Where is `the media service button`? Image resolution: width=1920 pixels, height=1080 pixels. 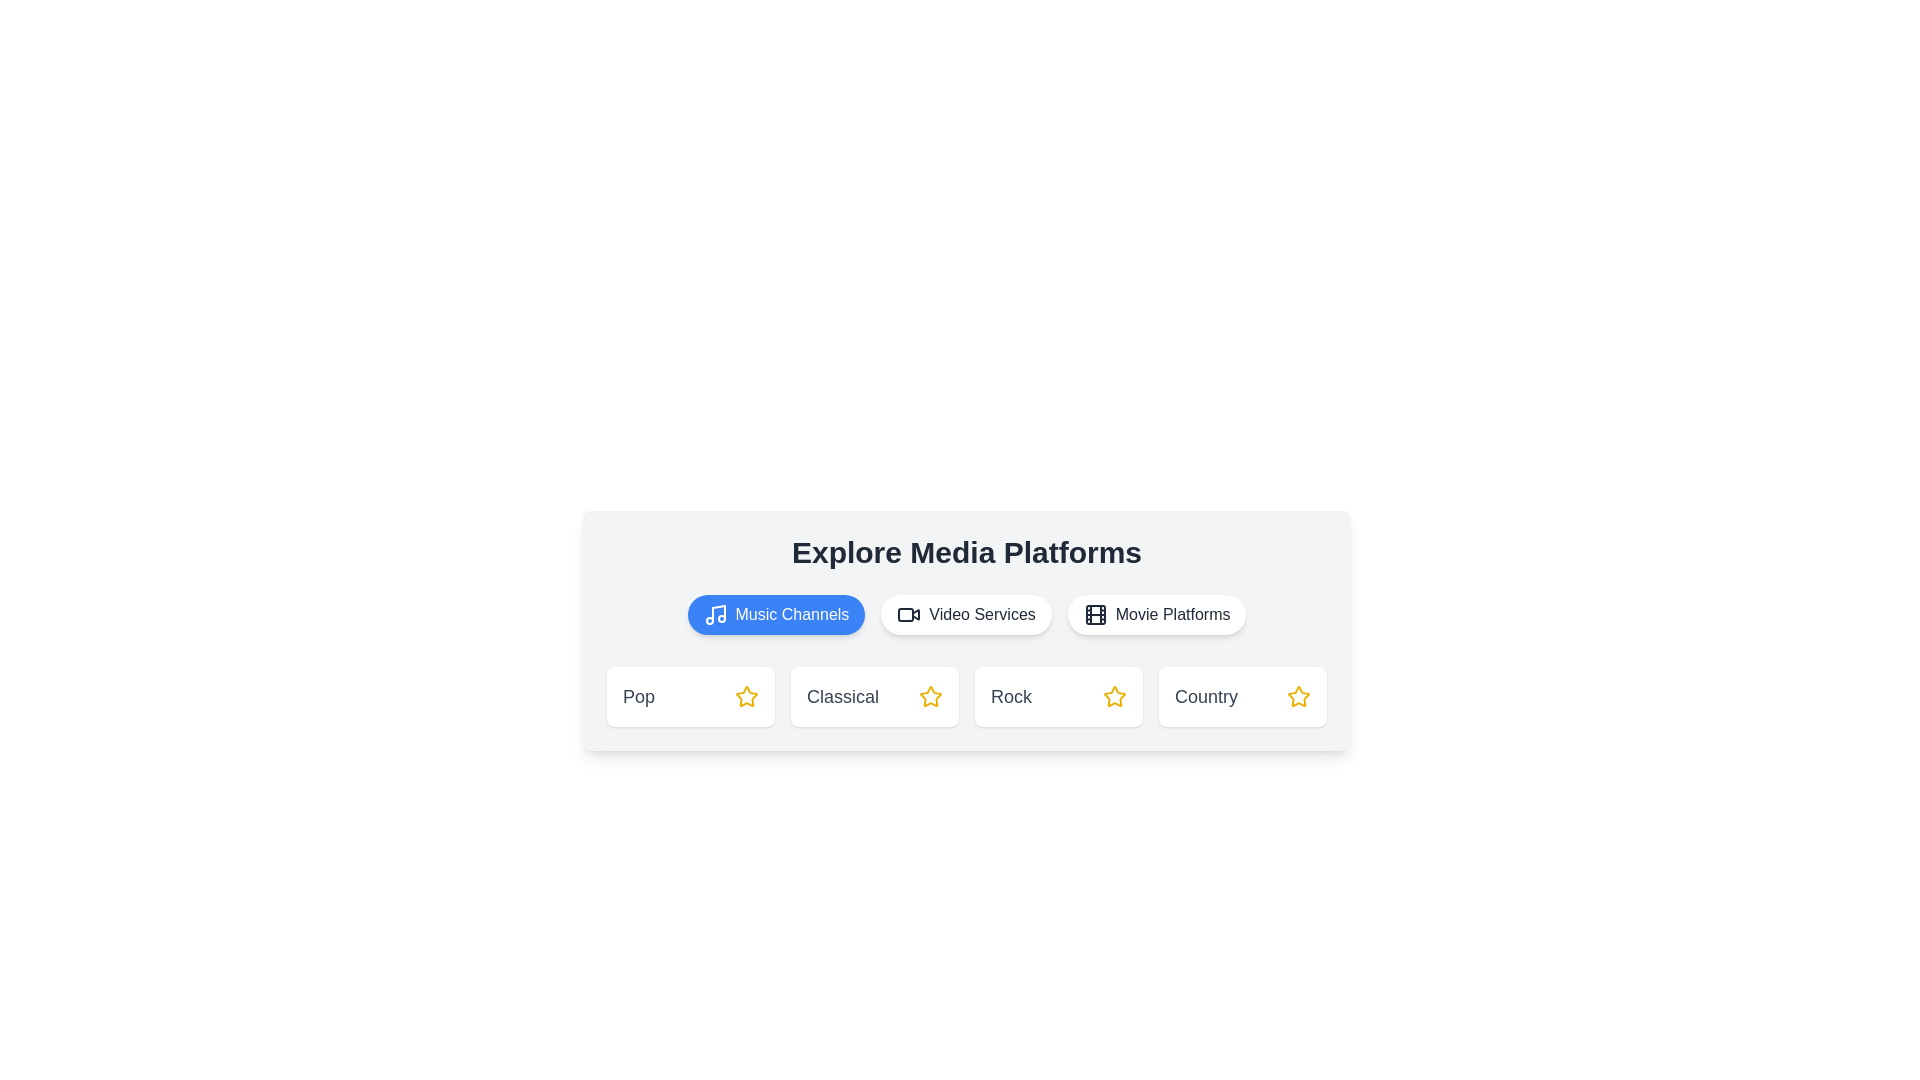 the media service button is located at coordinates (966, 613).